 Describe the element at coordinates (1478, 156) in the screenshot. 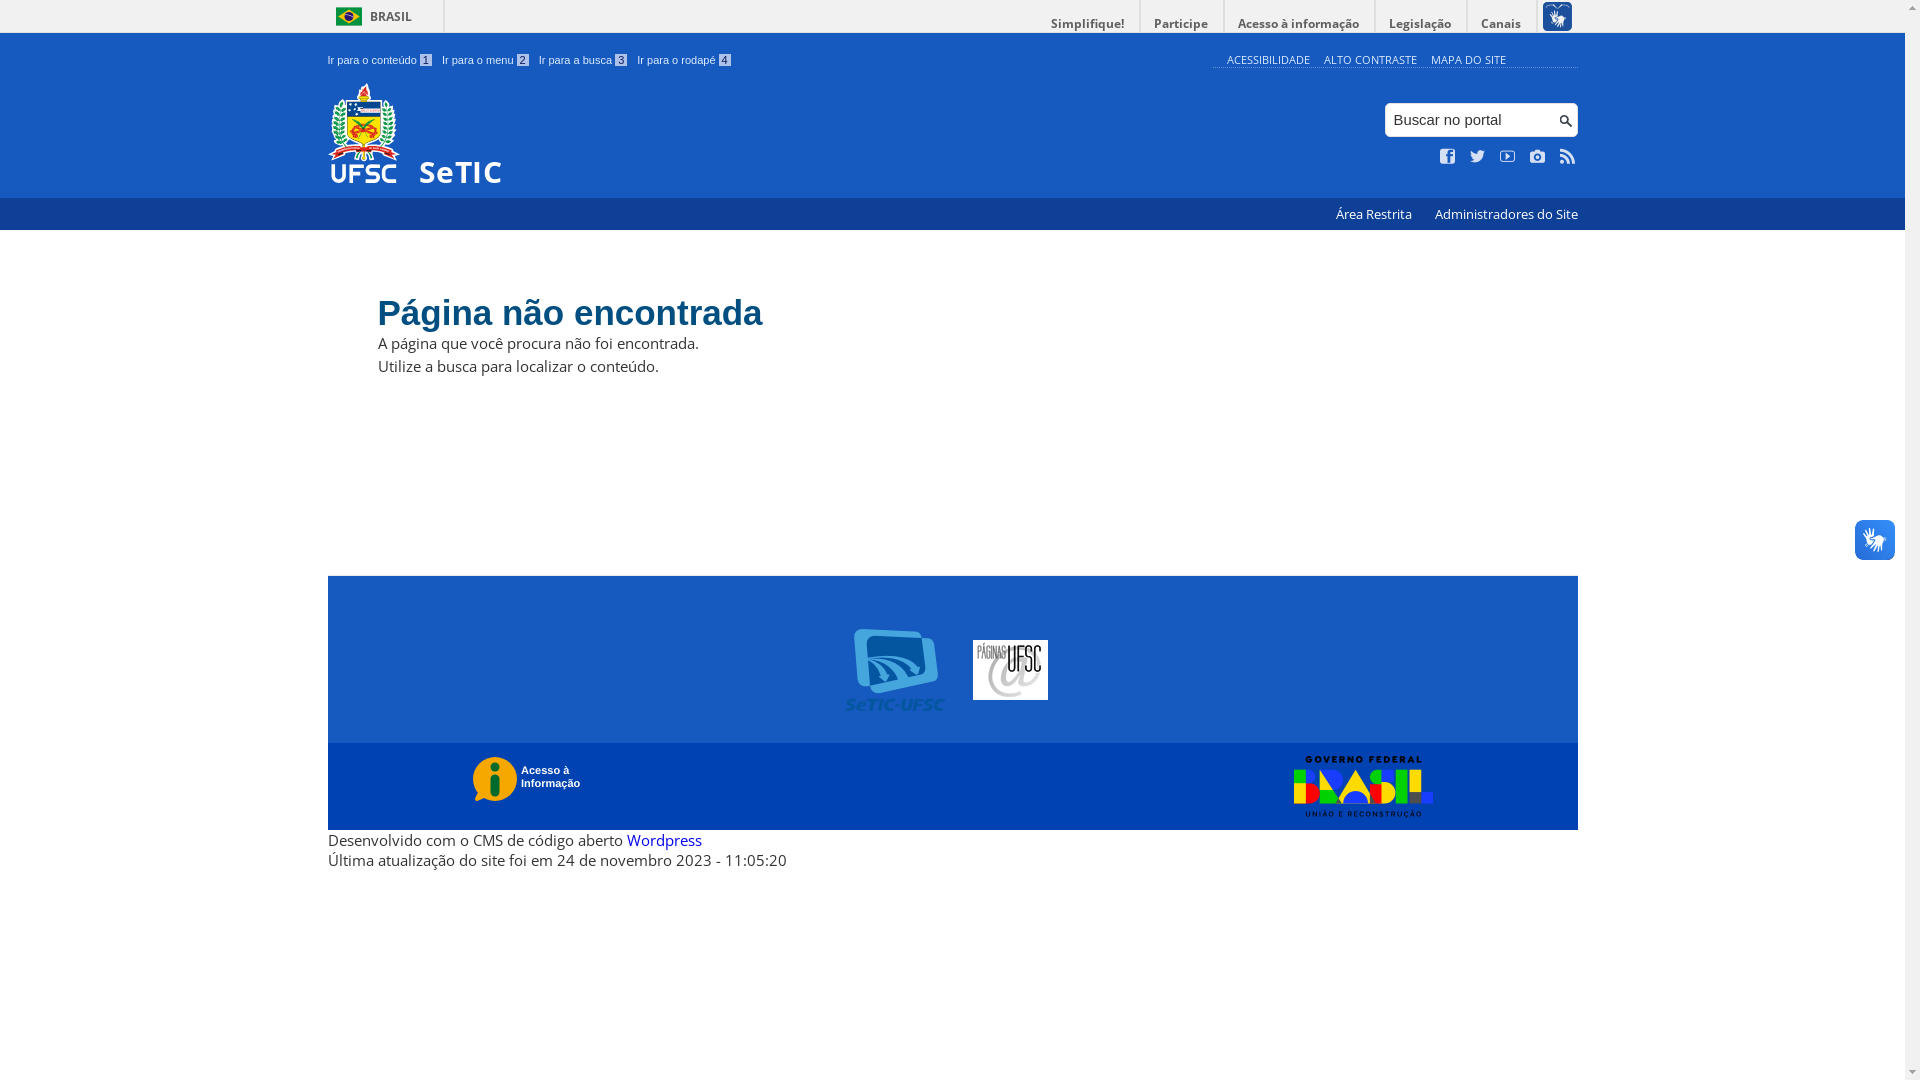

I see `'Siga no Twitter'` at that location.